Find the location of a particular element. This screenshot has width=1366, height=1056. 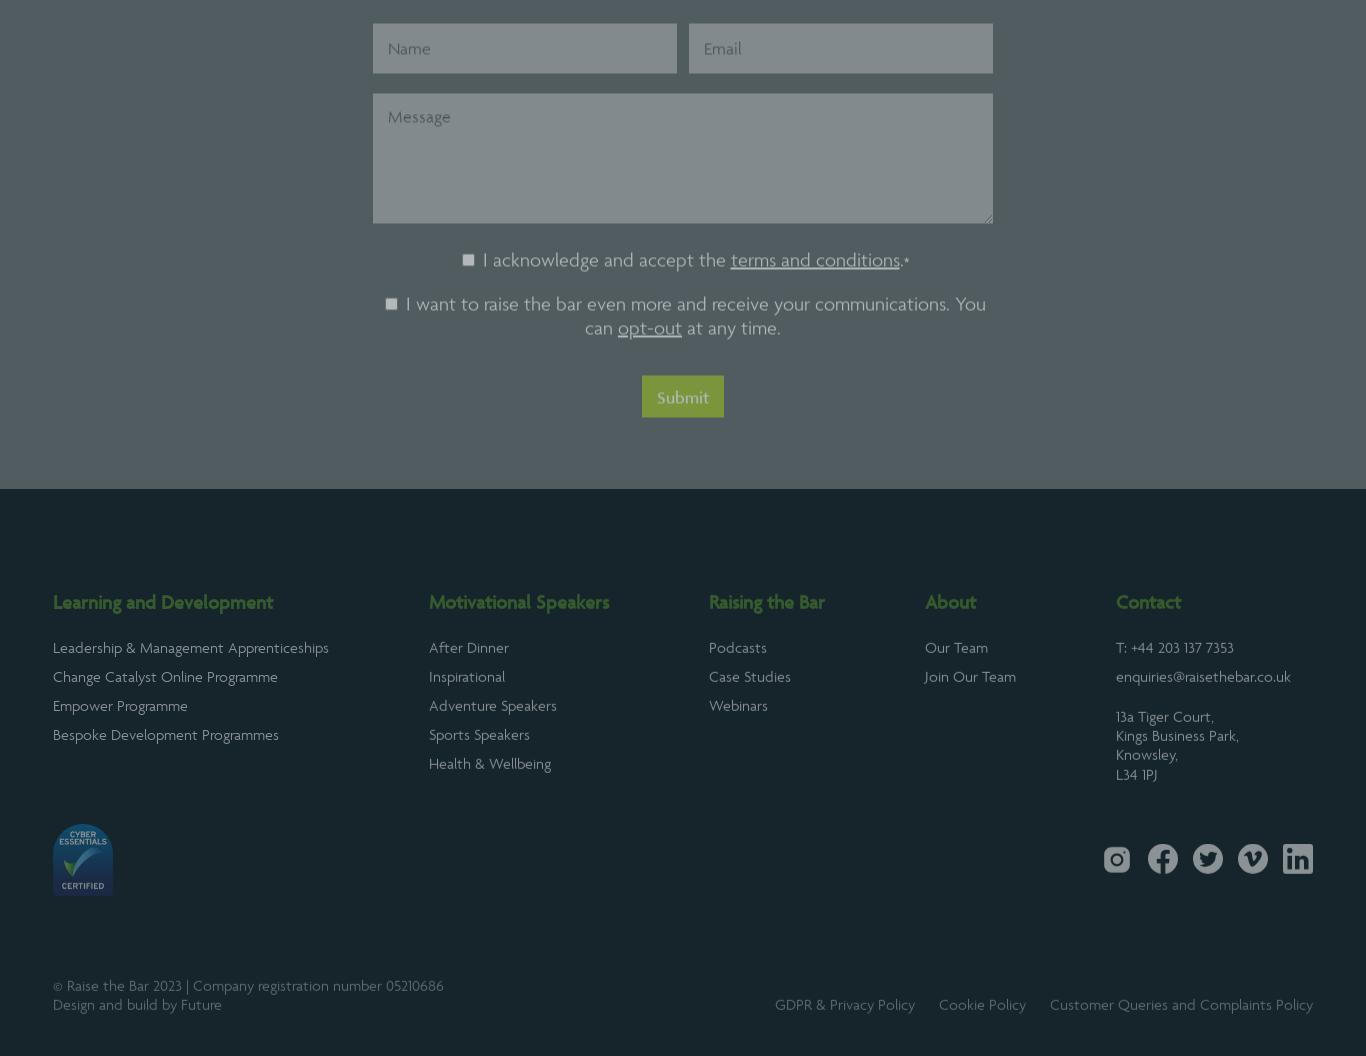

'terms and conditions' is located at coordinates (813, 315).